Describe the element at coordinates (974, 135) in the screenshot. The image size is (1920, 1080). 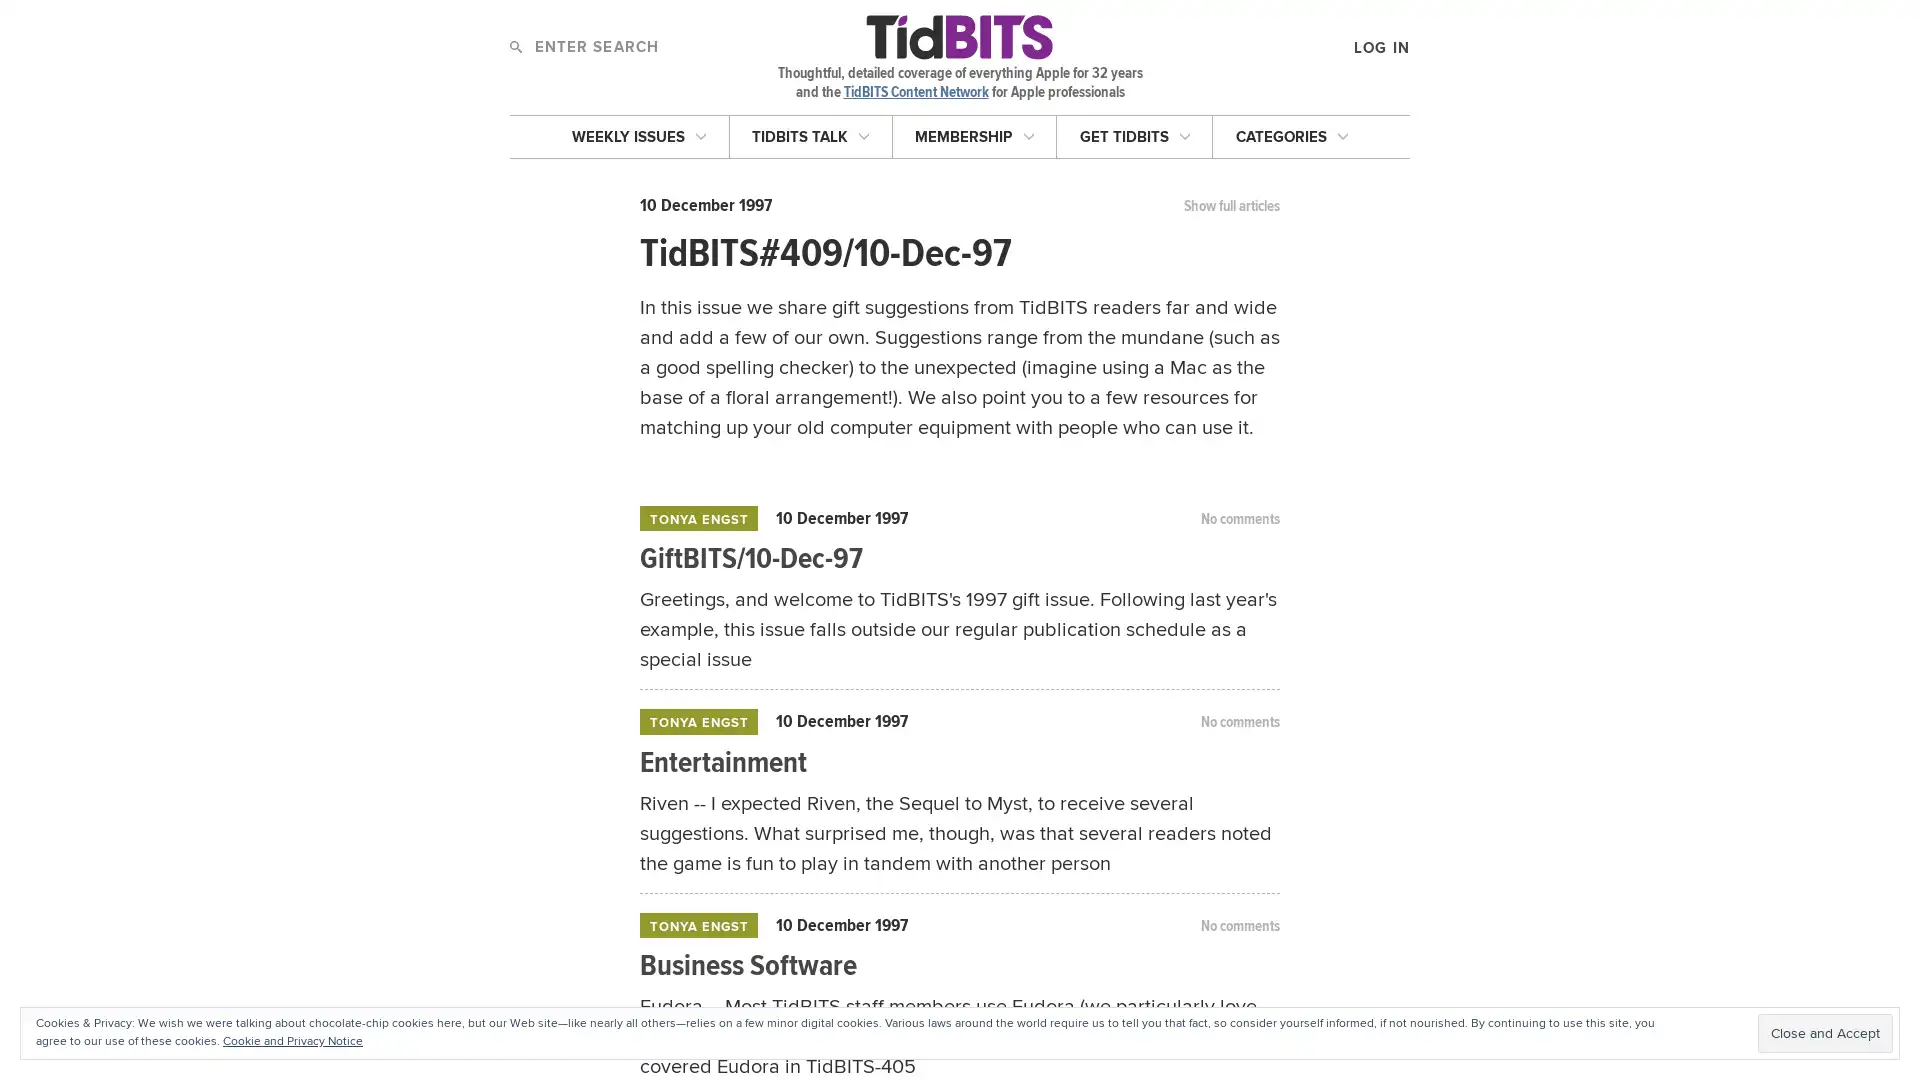
I see `MEMBERSHIP` at that location.